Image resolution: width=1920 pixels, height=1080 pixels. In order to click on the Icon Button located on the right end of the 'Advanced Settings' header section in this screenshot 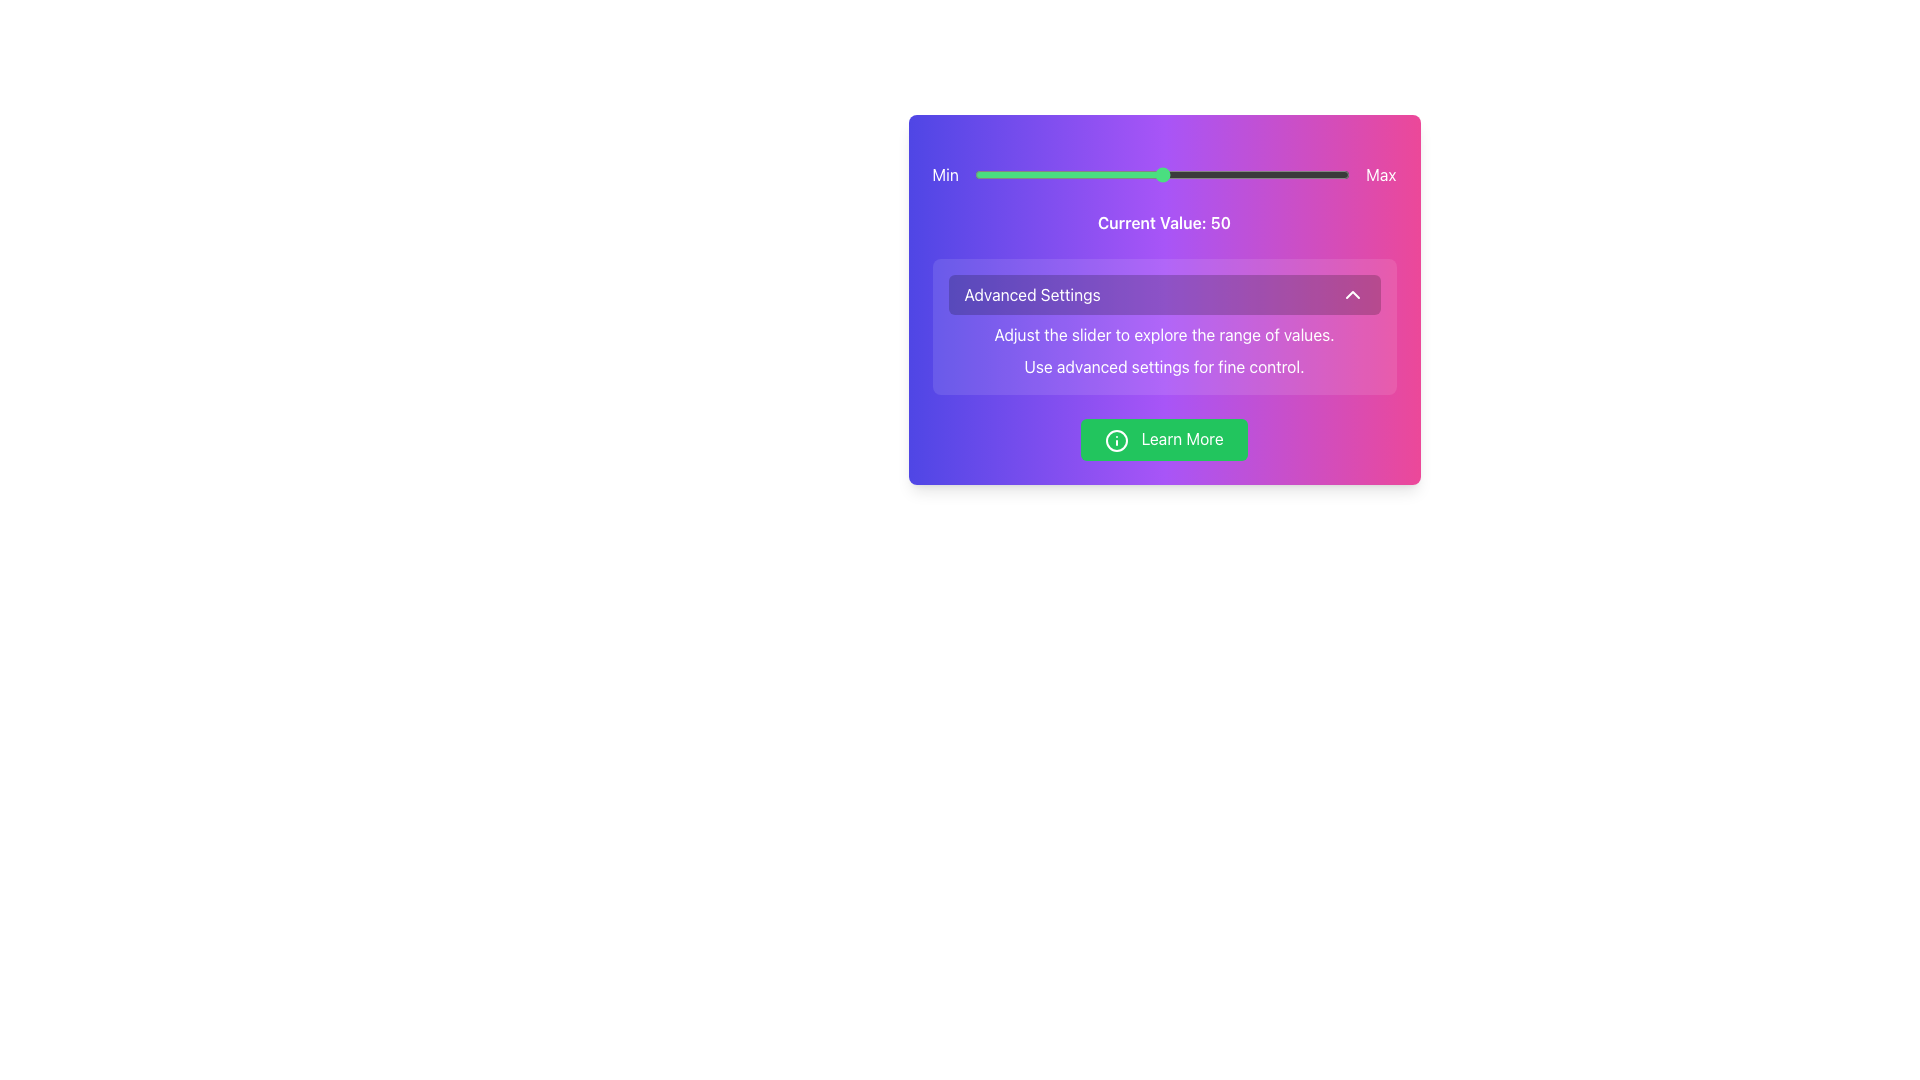, I will do `click(1352, 294)`.